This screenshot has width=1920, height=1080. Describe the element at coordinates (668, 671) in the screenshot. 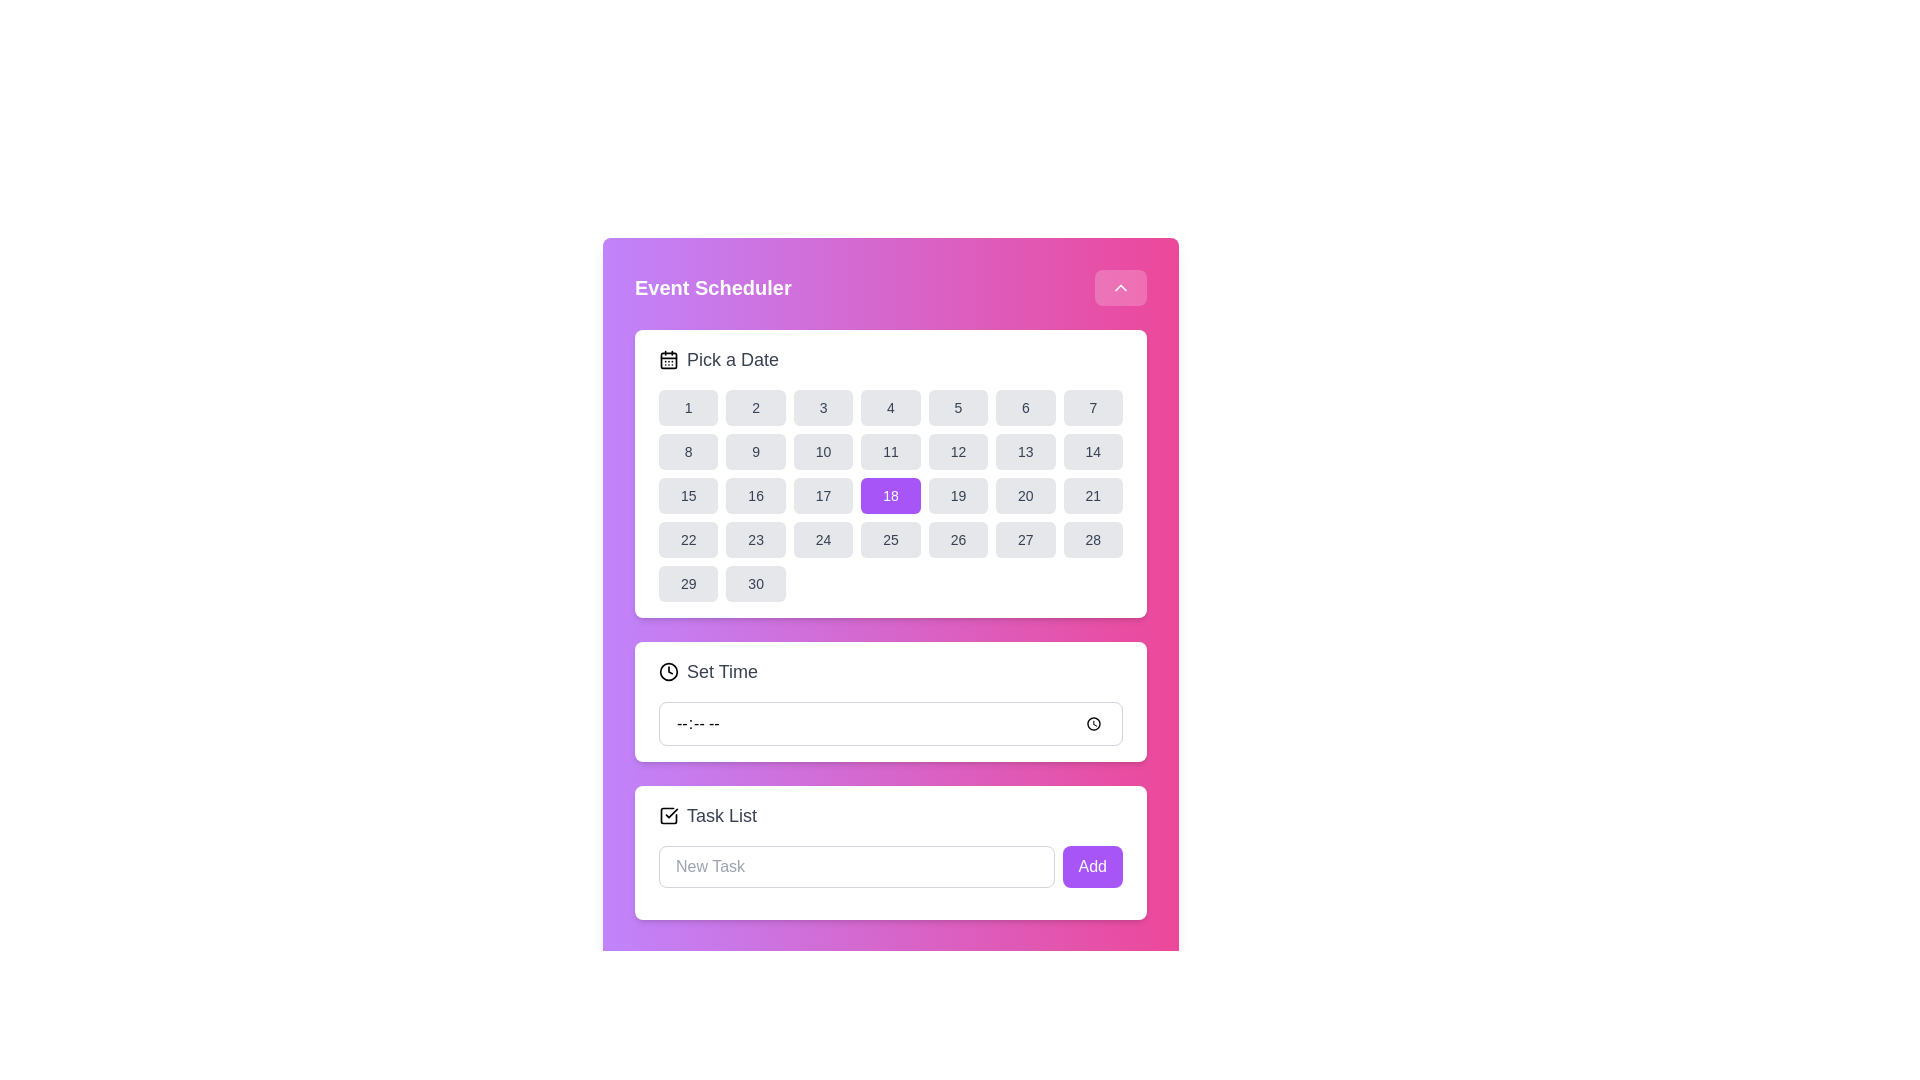

I see `the circular component resembling a clock face, which is part of the icon set next to the 'Set Time' label` at that location.